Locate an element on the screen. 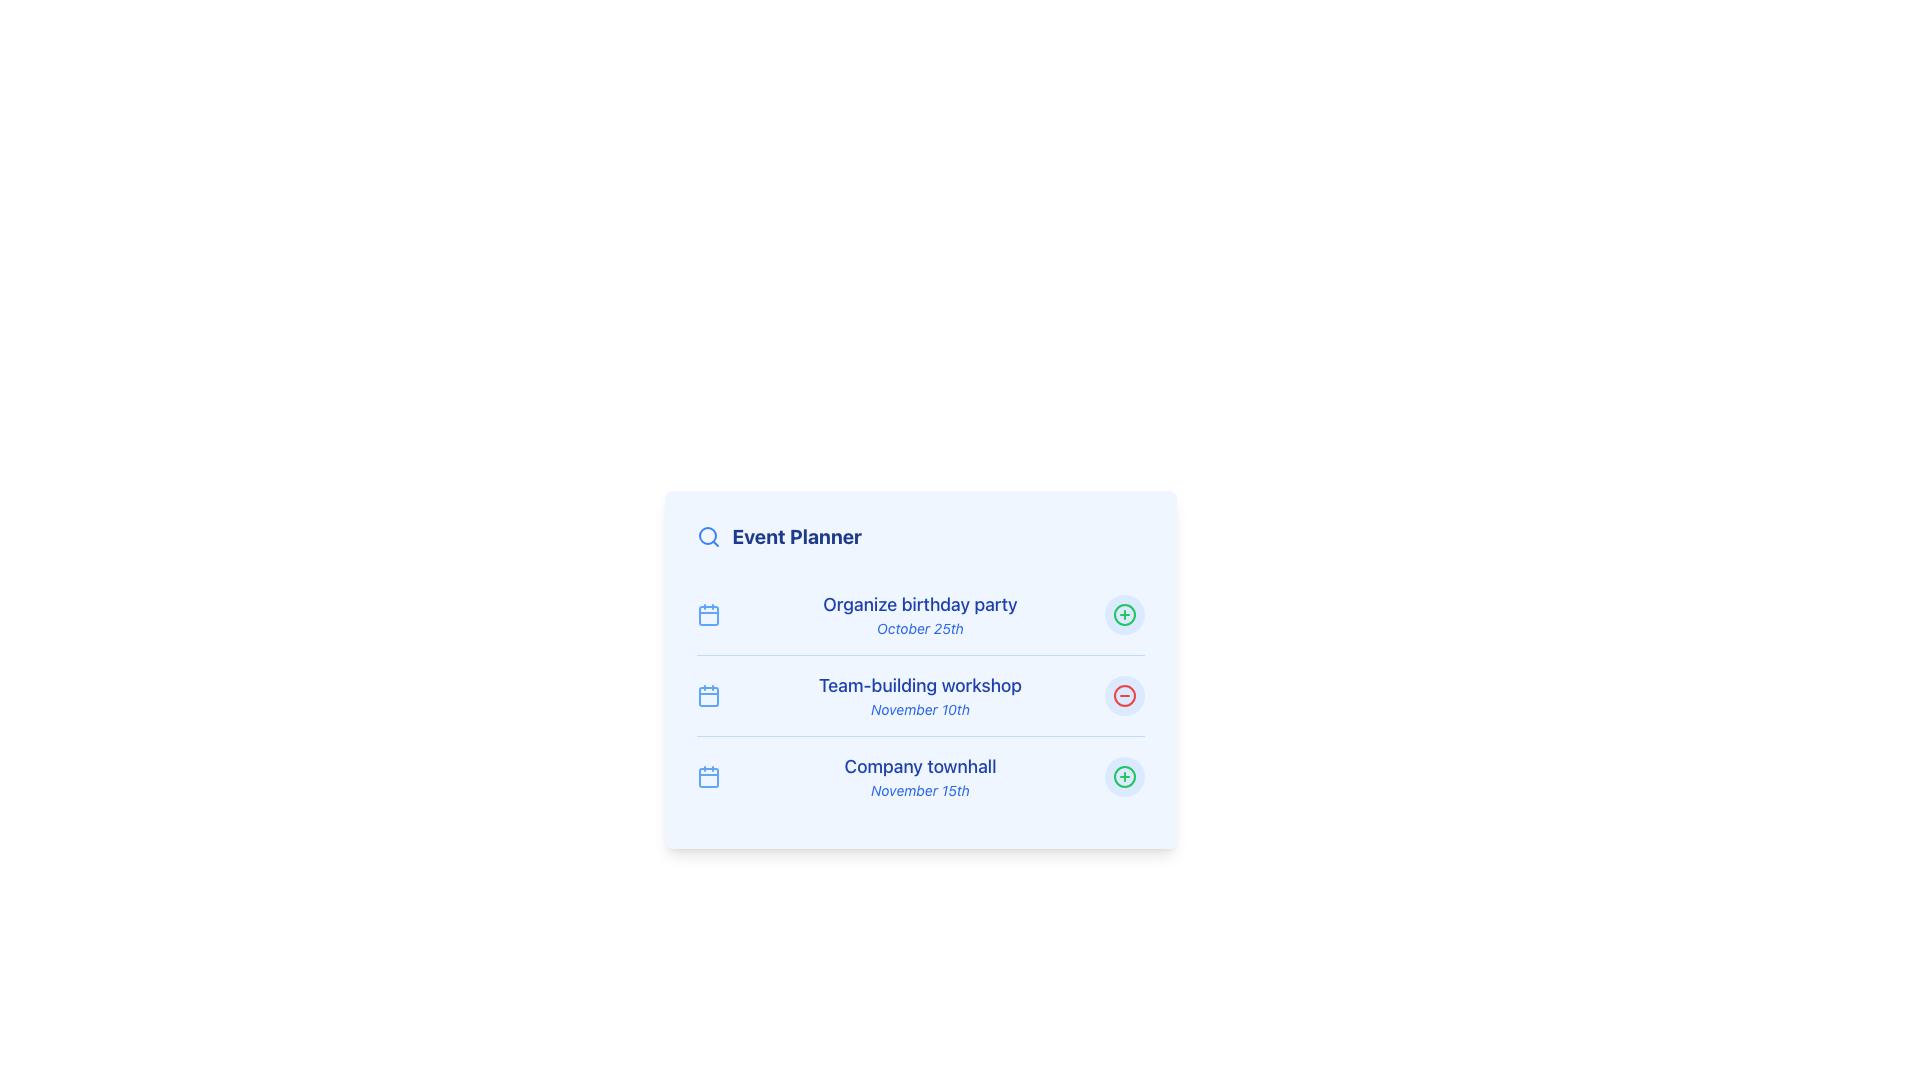 Image resolution: width=1920 pixels, height=1080 pixels. the blue-colored magnifying glass icon located to the left of the 'Event Planner' text in the header section of the light blue box is located at coordinates (708, 535).